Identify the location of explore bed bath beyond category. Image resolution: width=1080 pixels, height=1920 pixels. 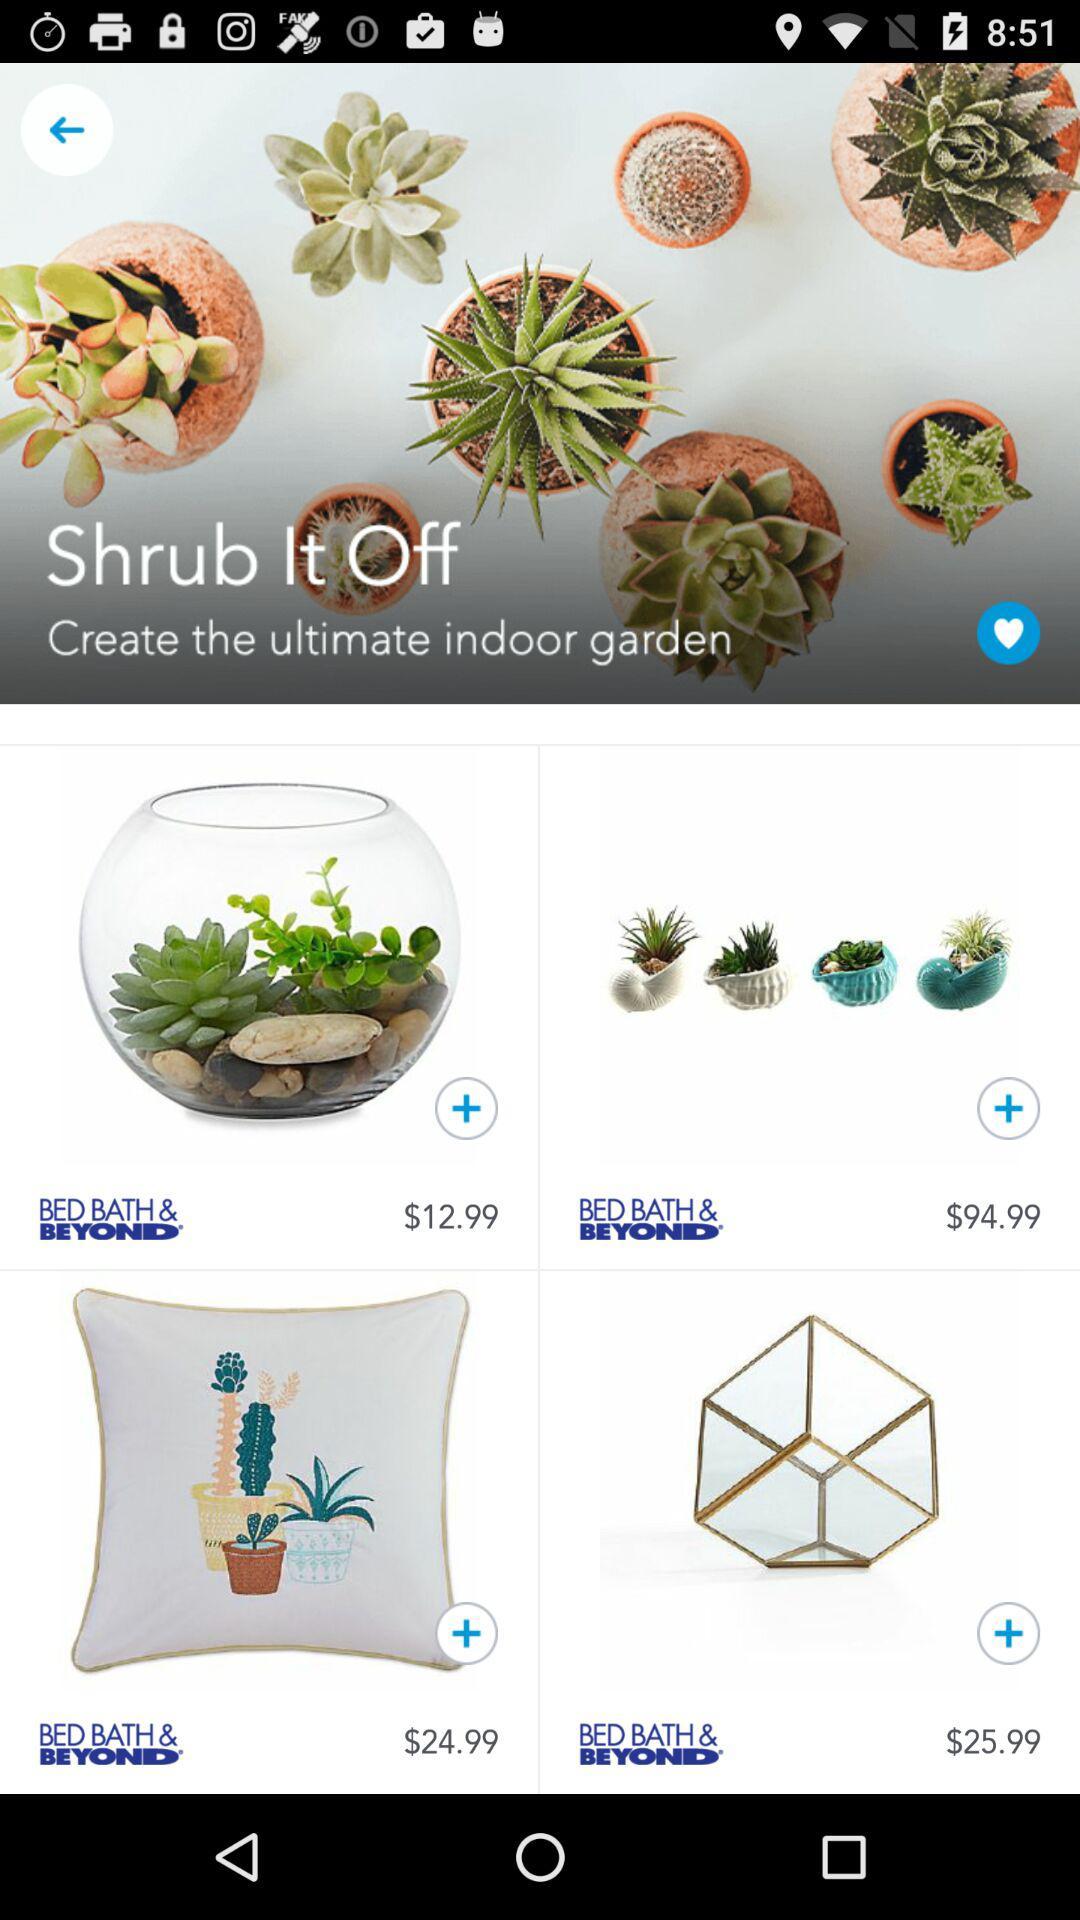
(651, 1218).